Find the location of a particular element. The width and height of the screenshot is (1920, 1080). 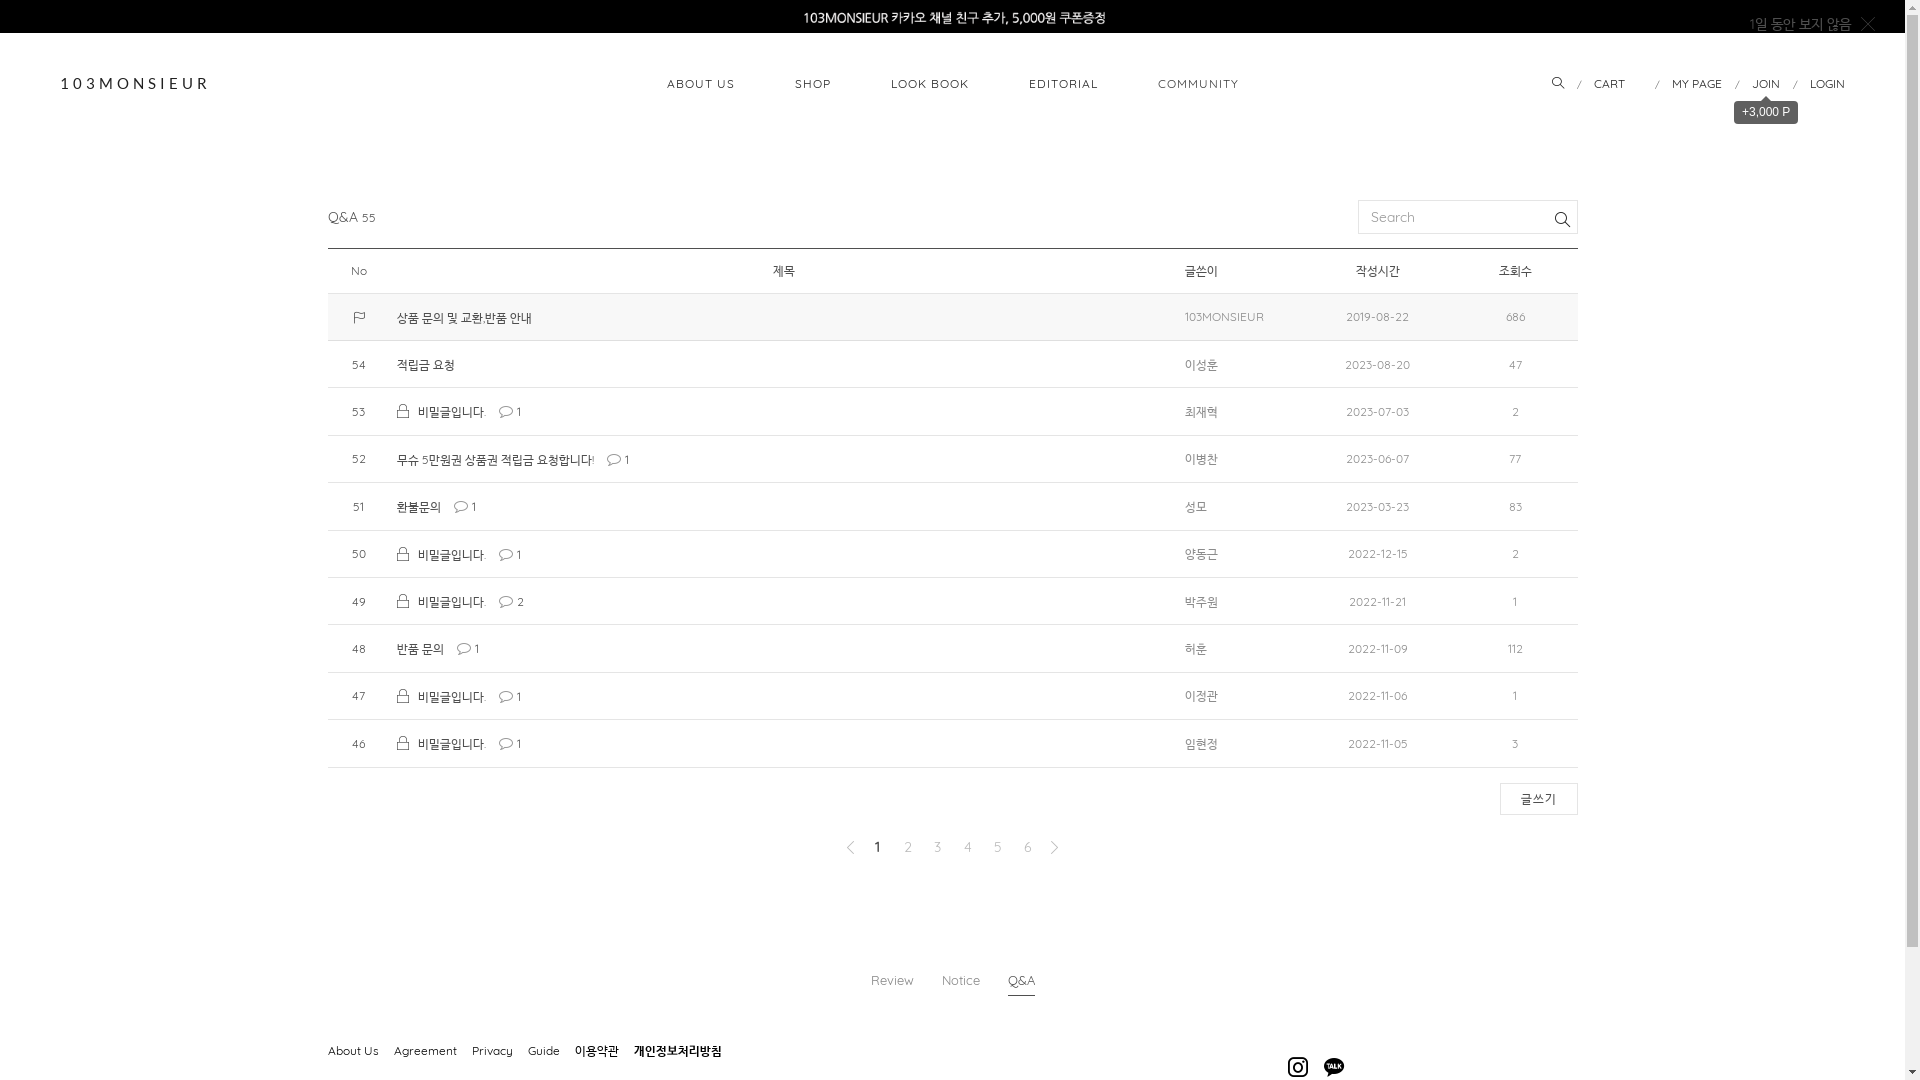

'2' is located at coordinates (895, 847).